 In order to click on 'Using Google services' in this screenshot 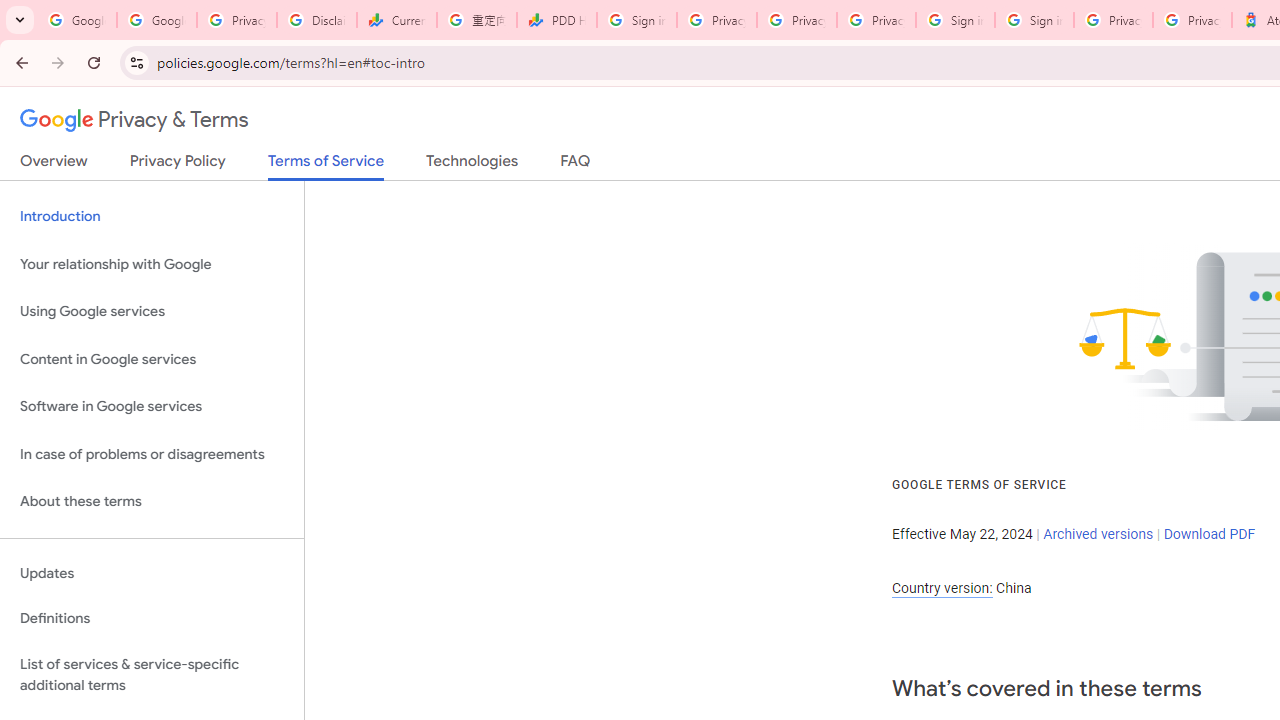, I will do `click(151, 312)`.